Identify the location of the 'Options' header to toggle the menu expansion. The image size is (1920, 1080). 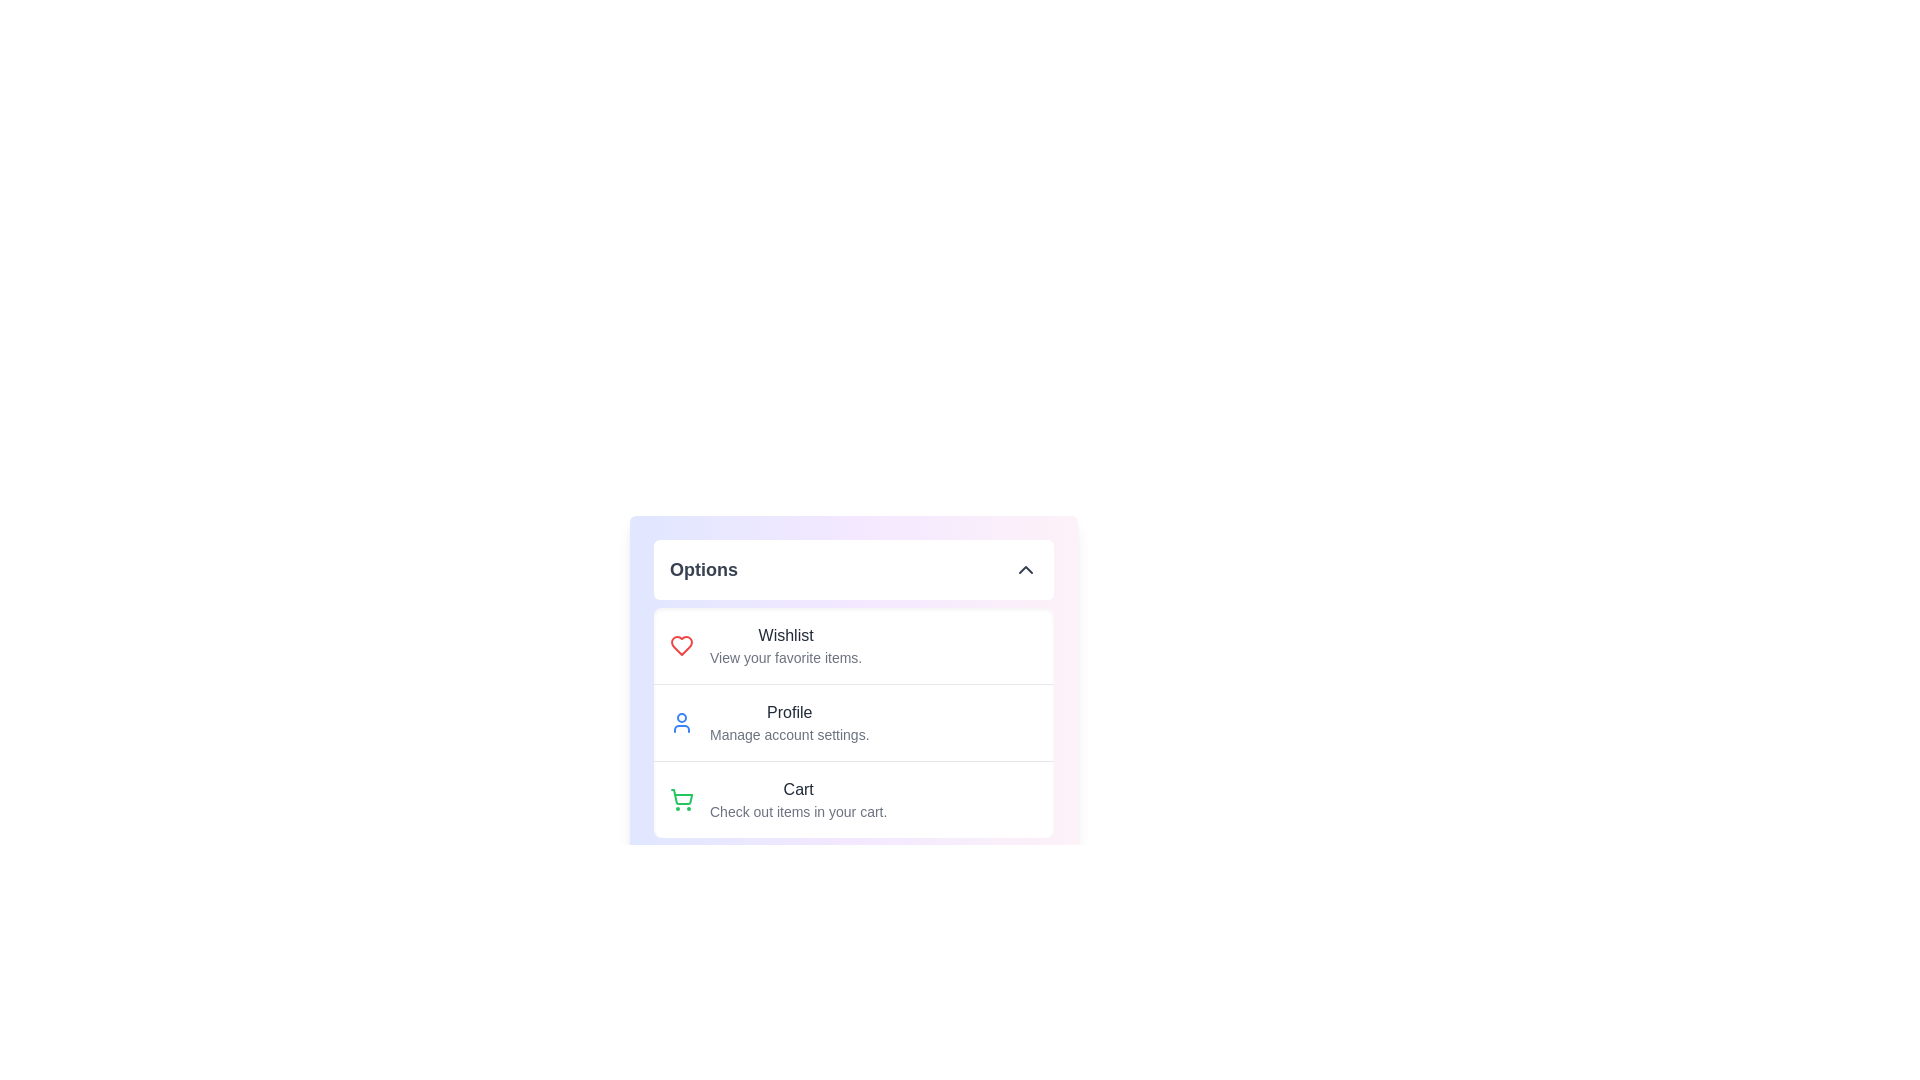
(854, 570).